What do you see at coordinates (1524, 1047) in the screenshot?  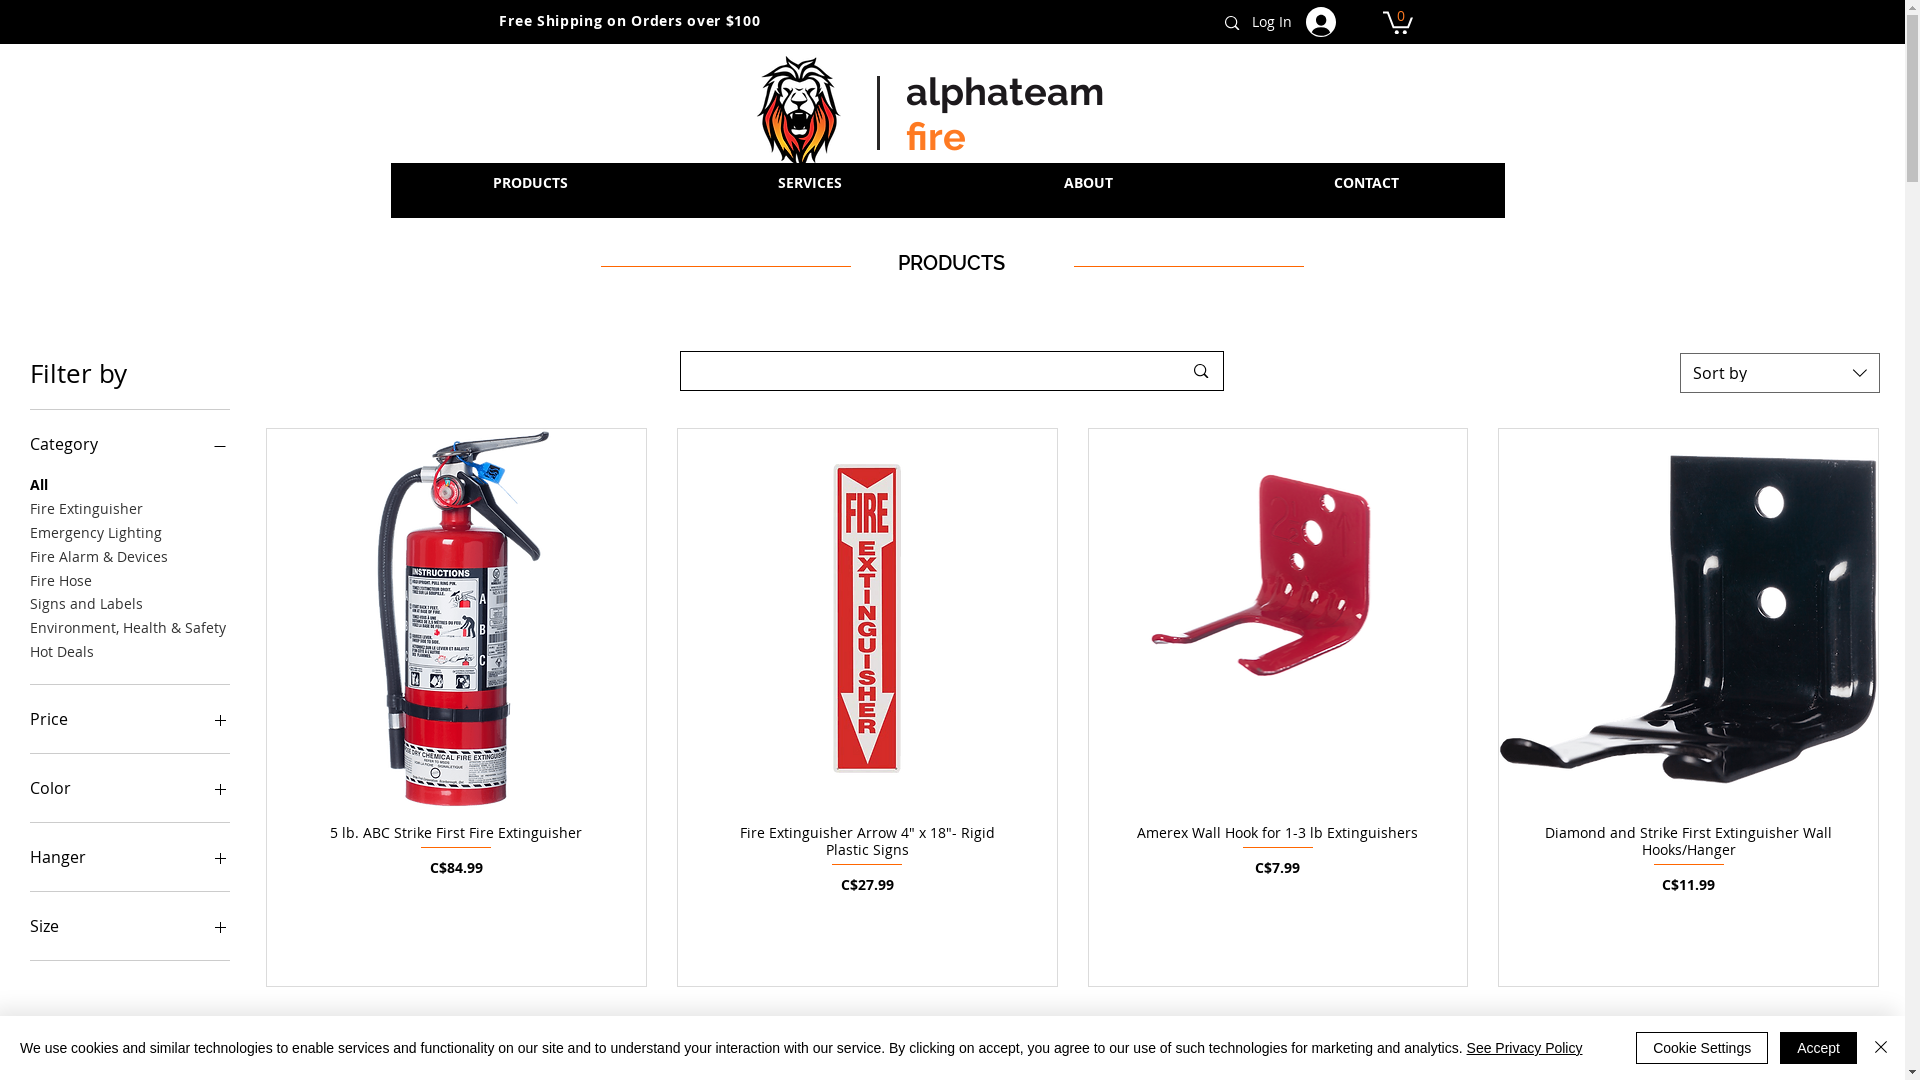 I see `'See Privacy Policy'` at bounding box center [1524, 1047].